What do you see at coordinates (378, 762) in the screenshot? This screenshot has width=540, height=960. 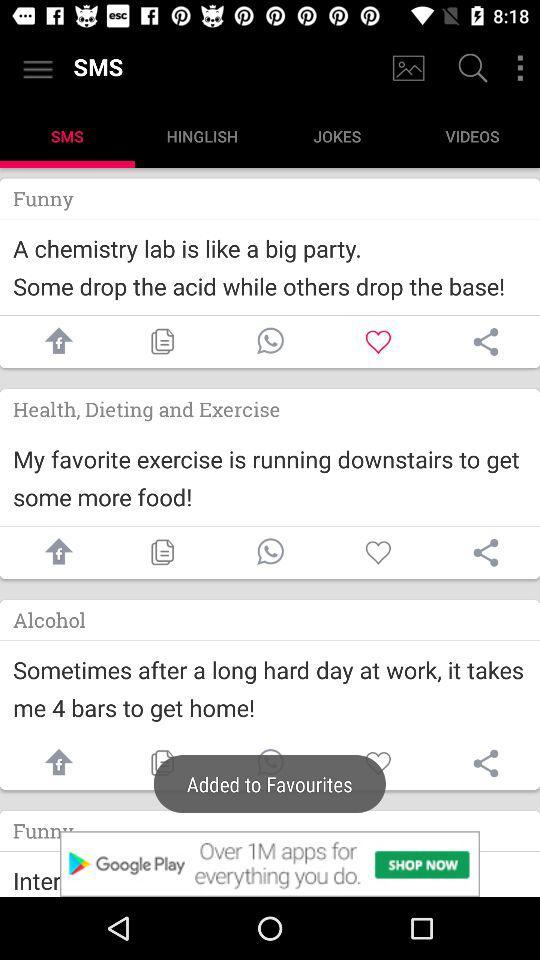 I see `like button` at bounding box center [378, 762].